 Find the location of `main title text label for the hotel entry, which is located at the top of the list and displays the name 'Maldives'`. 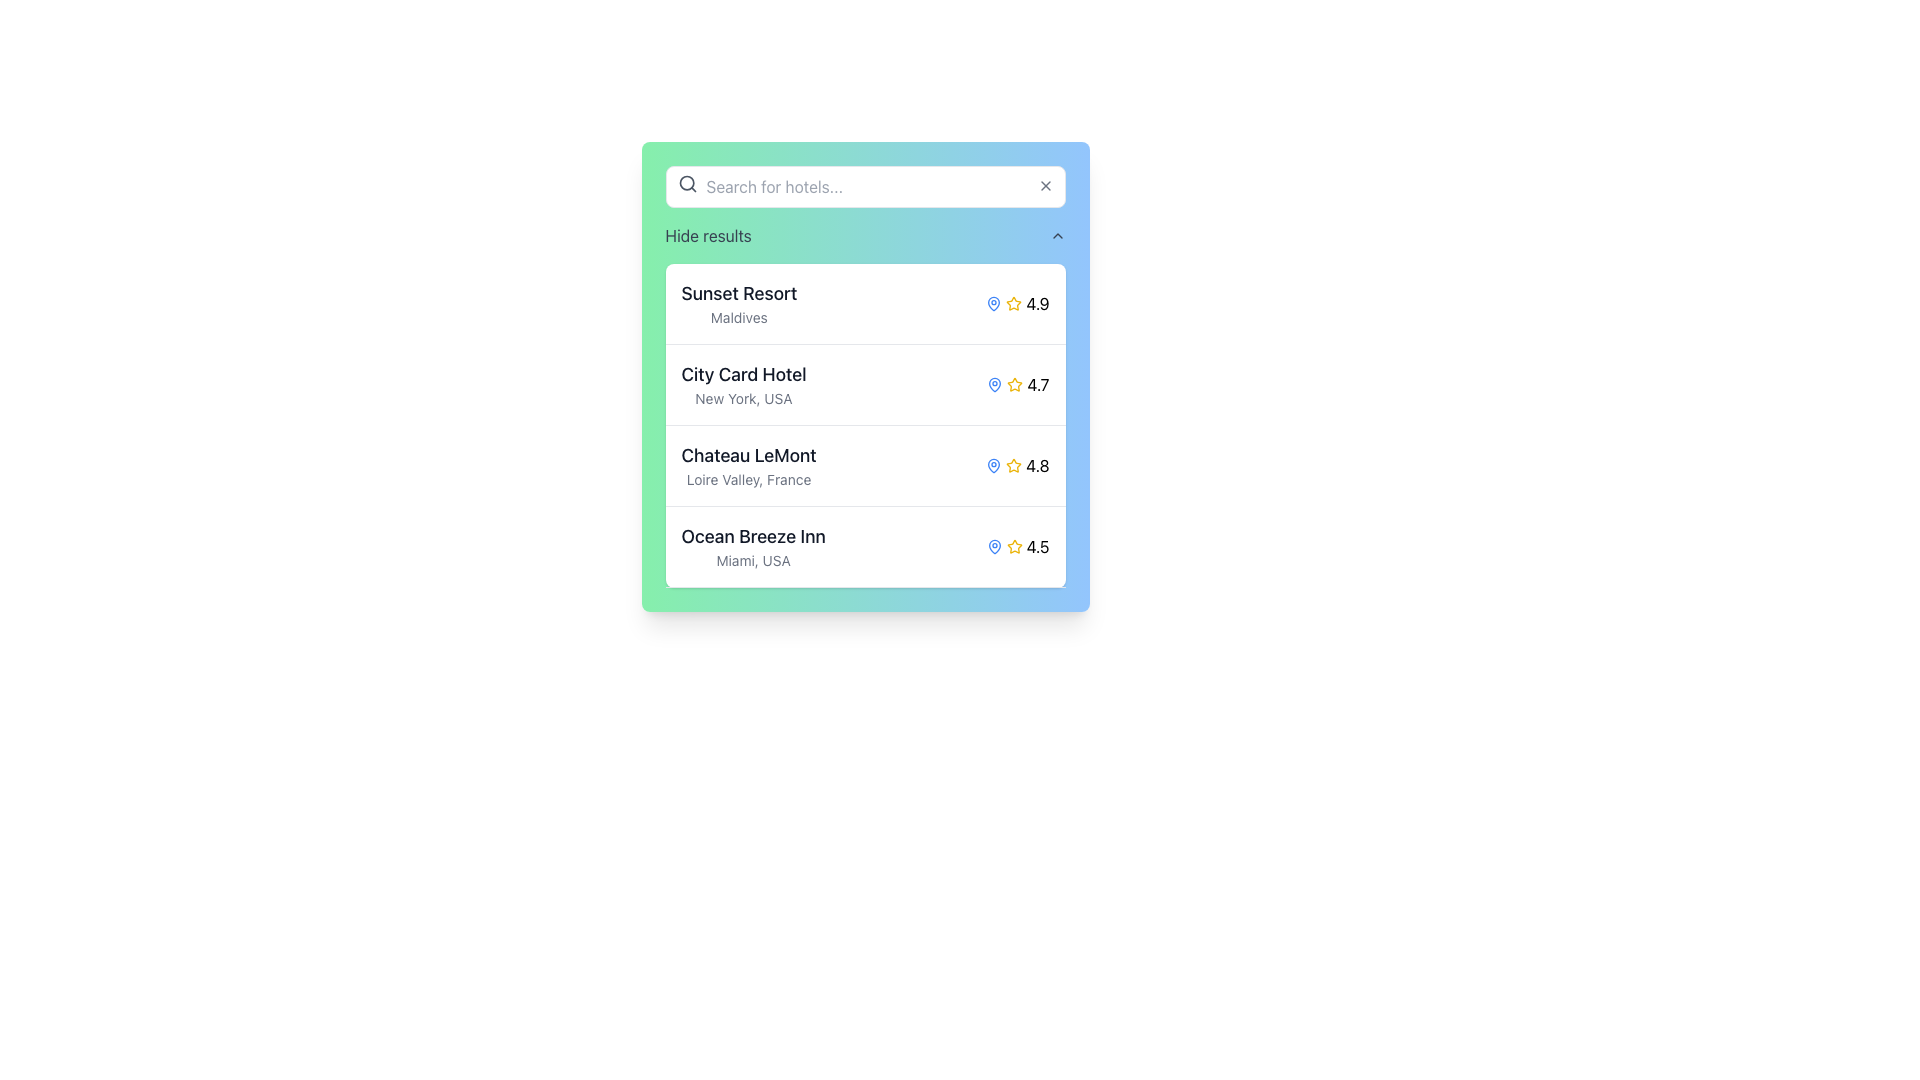

main title text label for the hotel entry, which is located at the top of the list and displays the name 'Maldives' is located at coordinates (738, 293).